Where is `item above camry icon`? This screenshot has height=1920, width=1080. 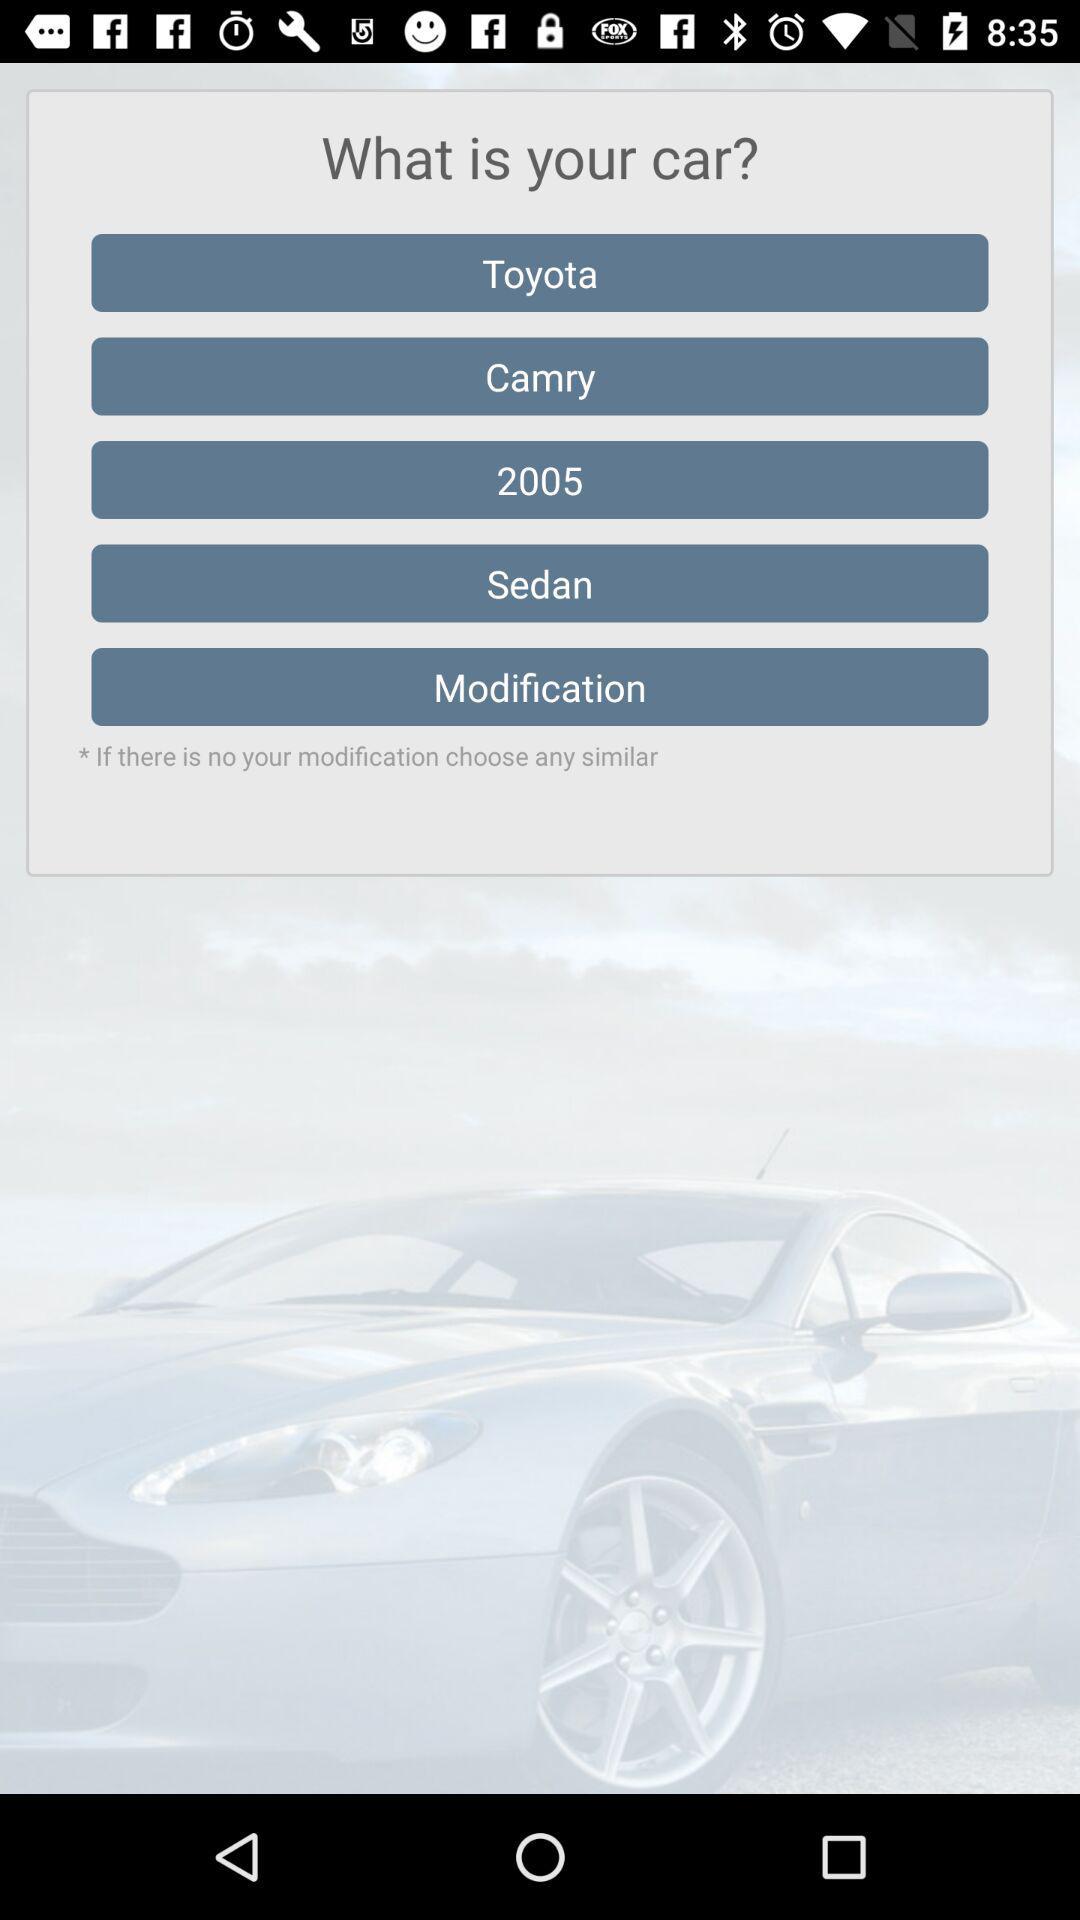 item above camry icon is located at coordinates (540, 272).